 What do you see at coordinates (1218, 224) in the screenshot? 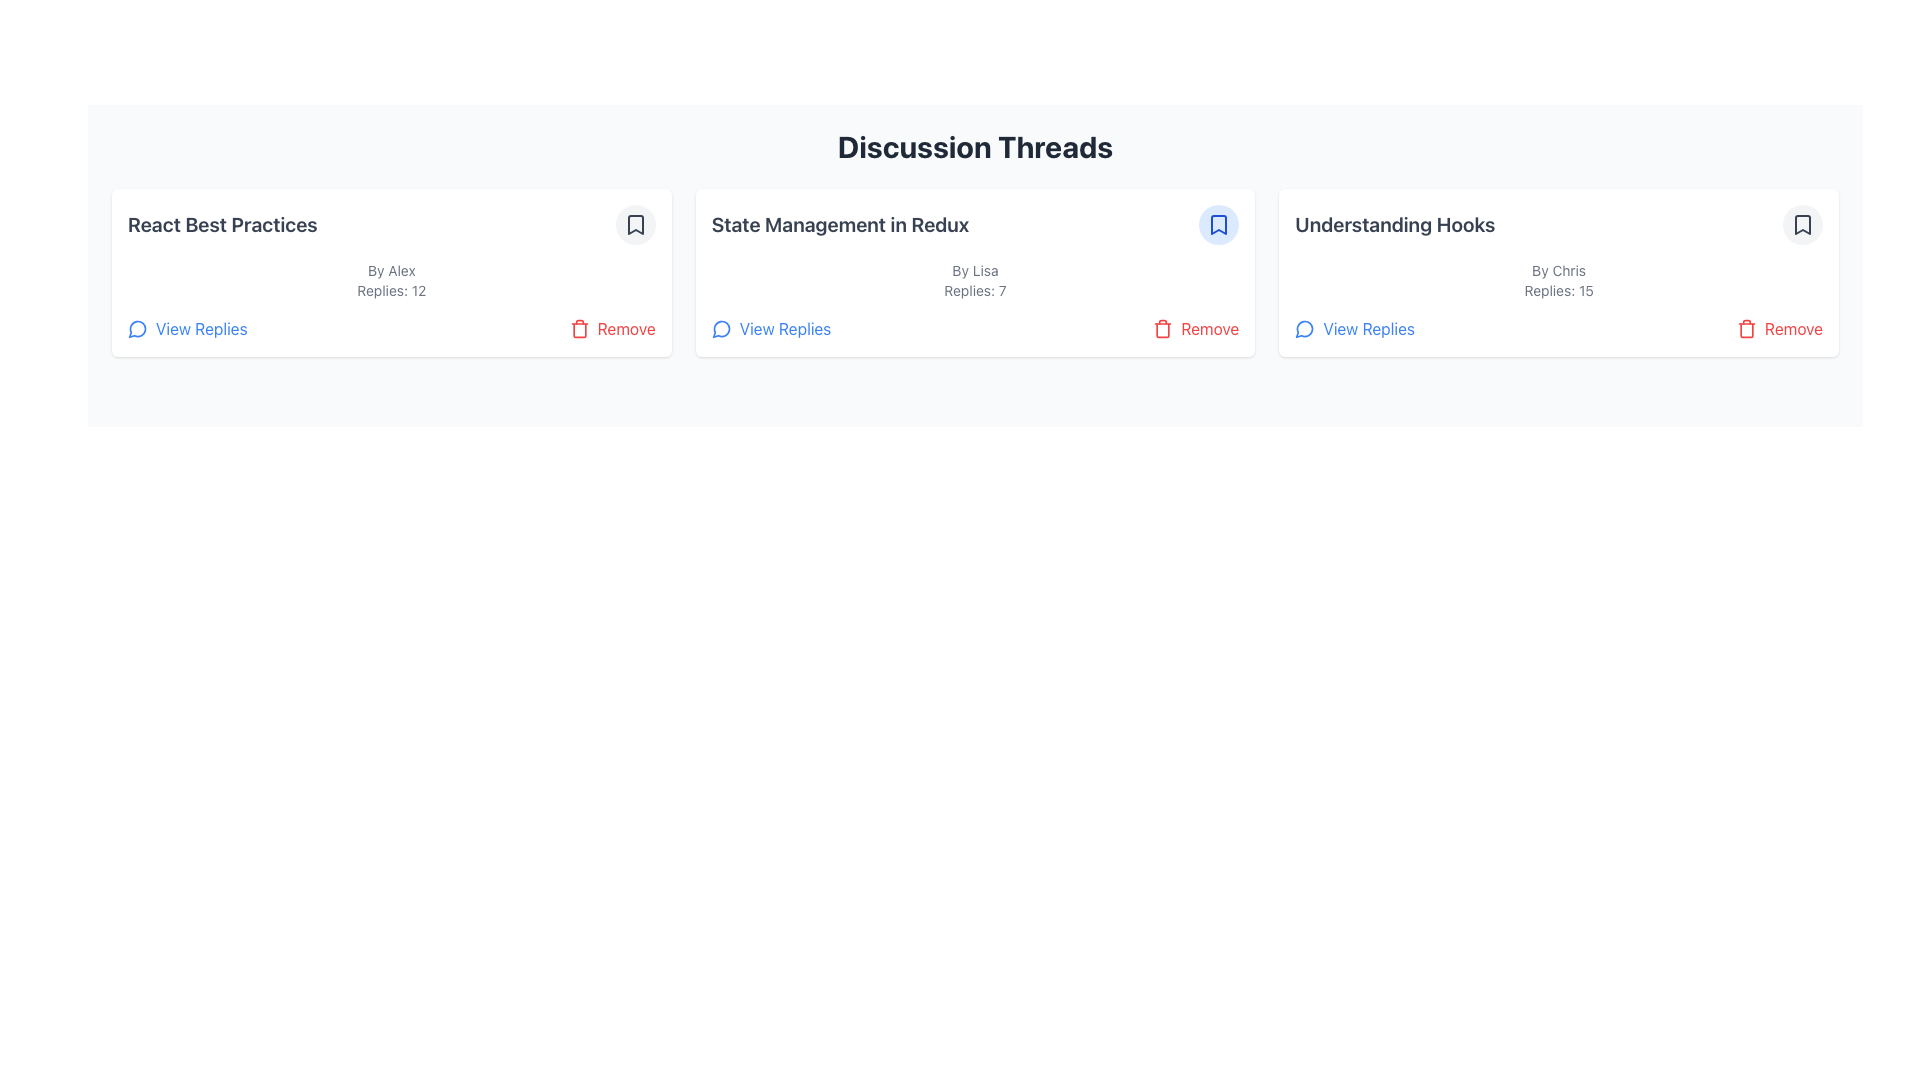
I see `the bookmark icon button located at the top-right end of the card labeled 'State Management in Redux' in the header section to bookmark the discussion` at bounding box center [1218, 224].